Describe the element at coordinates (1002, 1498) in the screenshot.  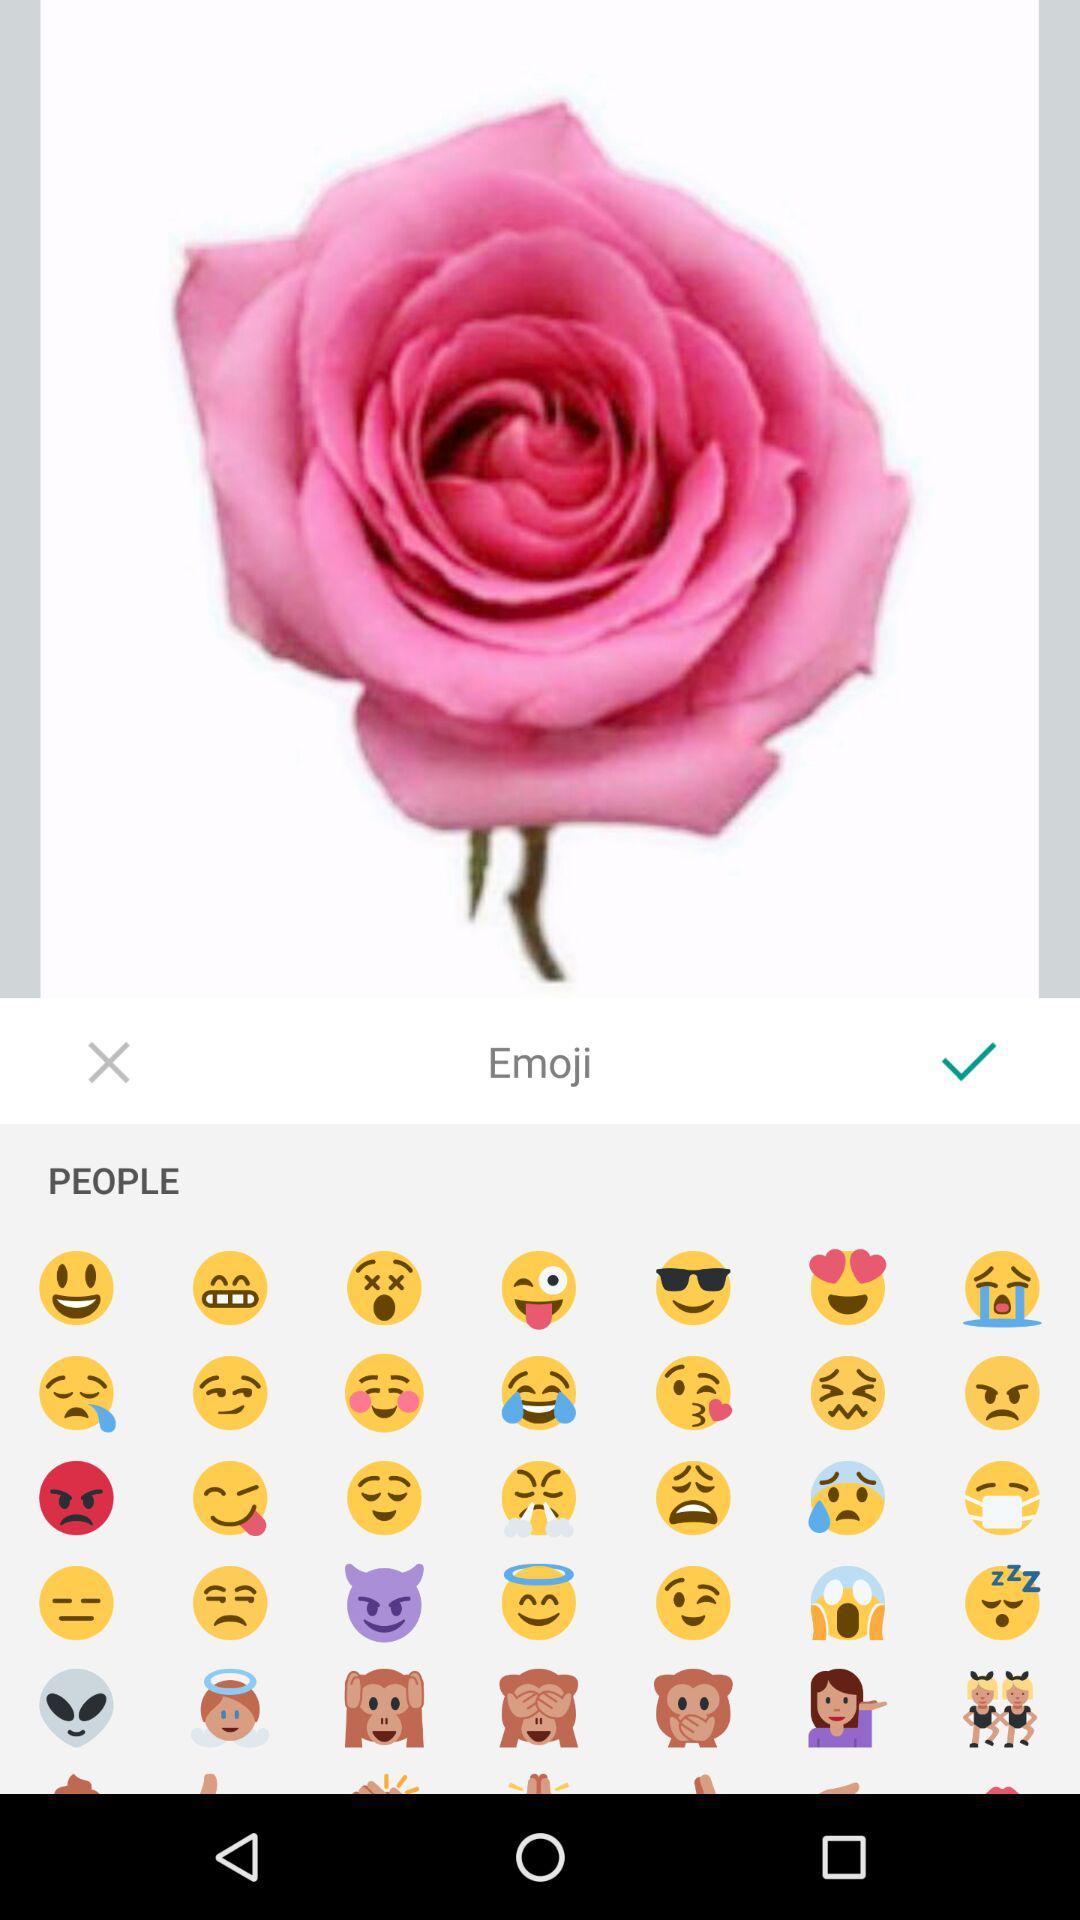
I see `emoji select` at that location.